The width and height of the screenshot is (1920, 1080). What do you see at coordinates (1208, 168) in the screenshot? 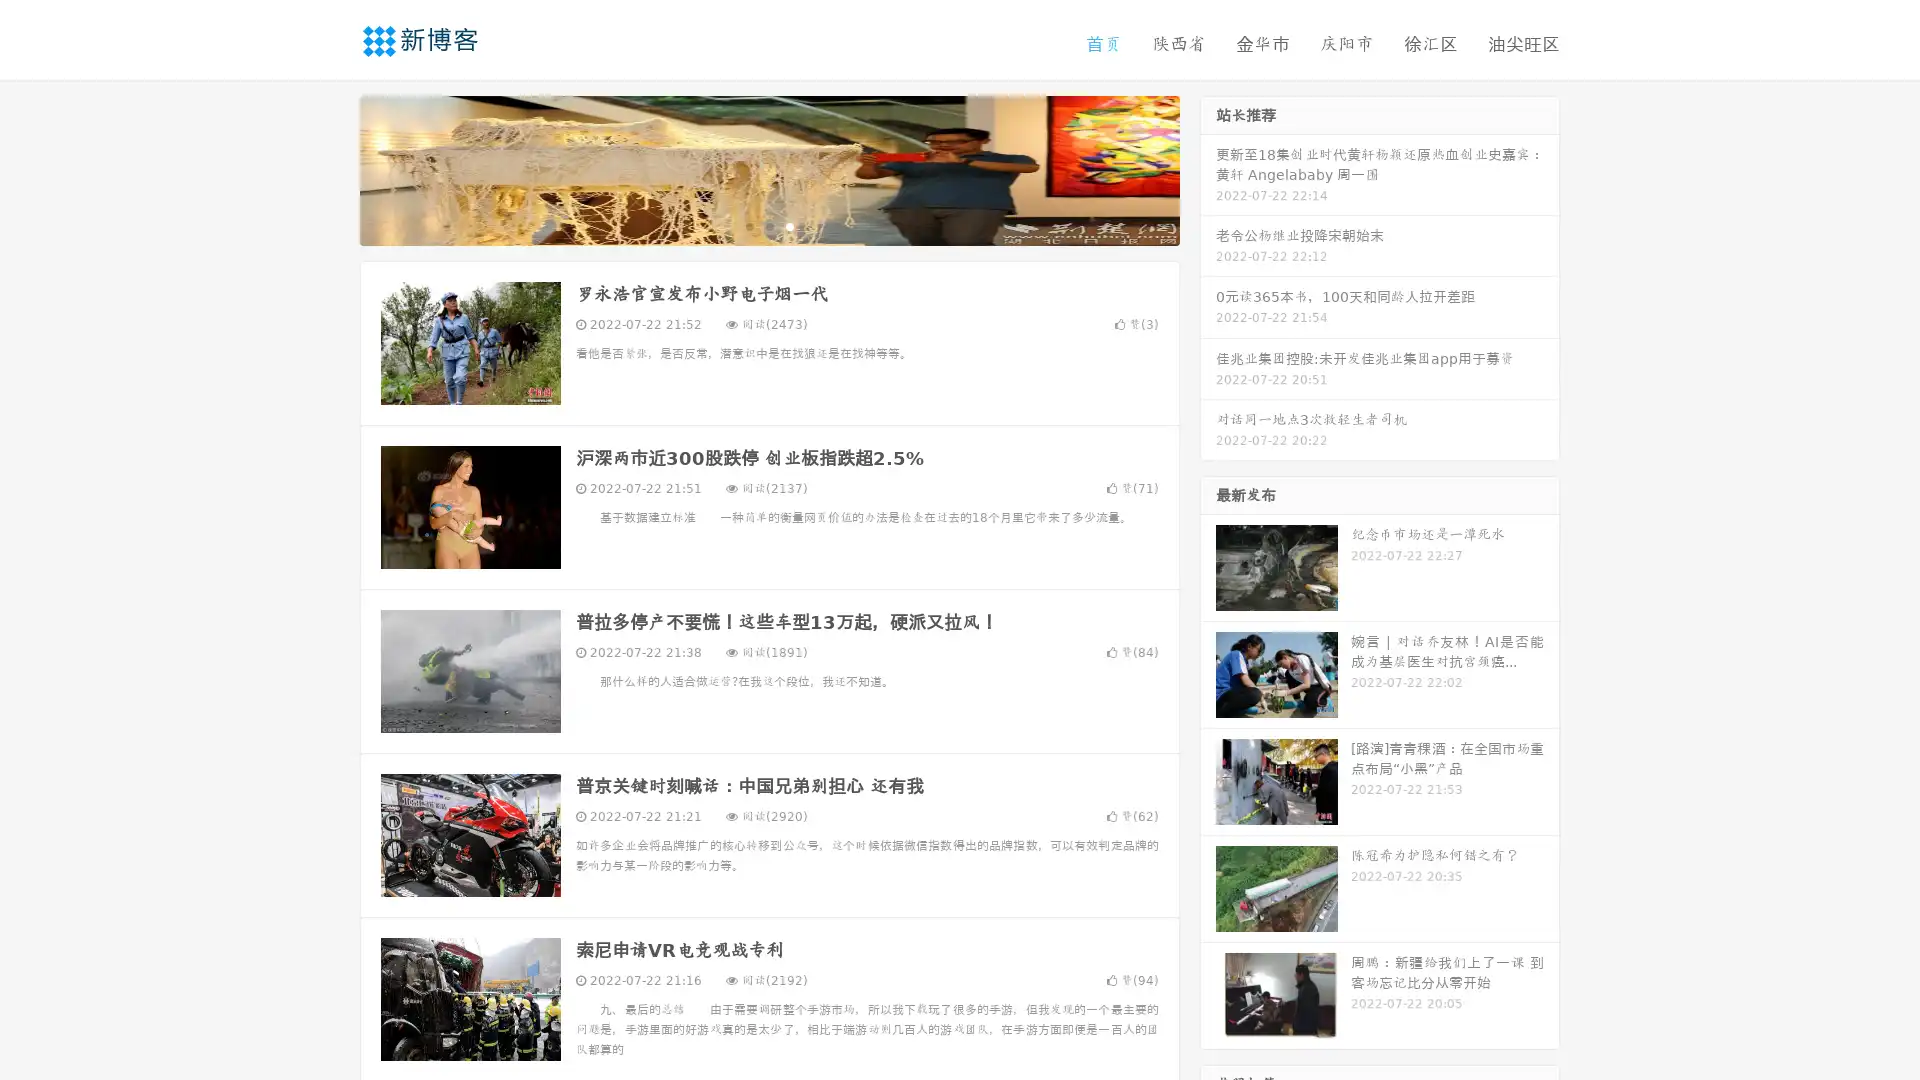
I see `Next slide` at bounding box center [1208, 168].